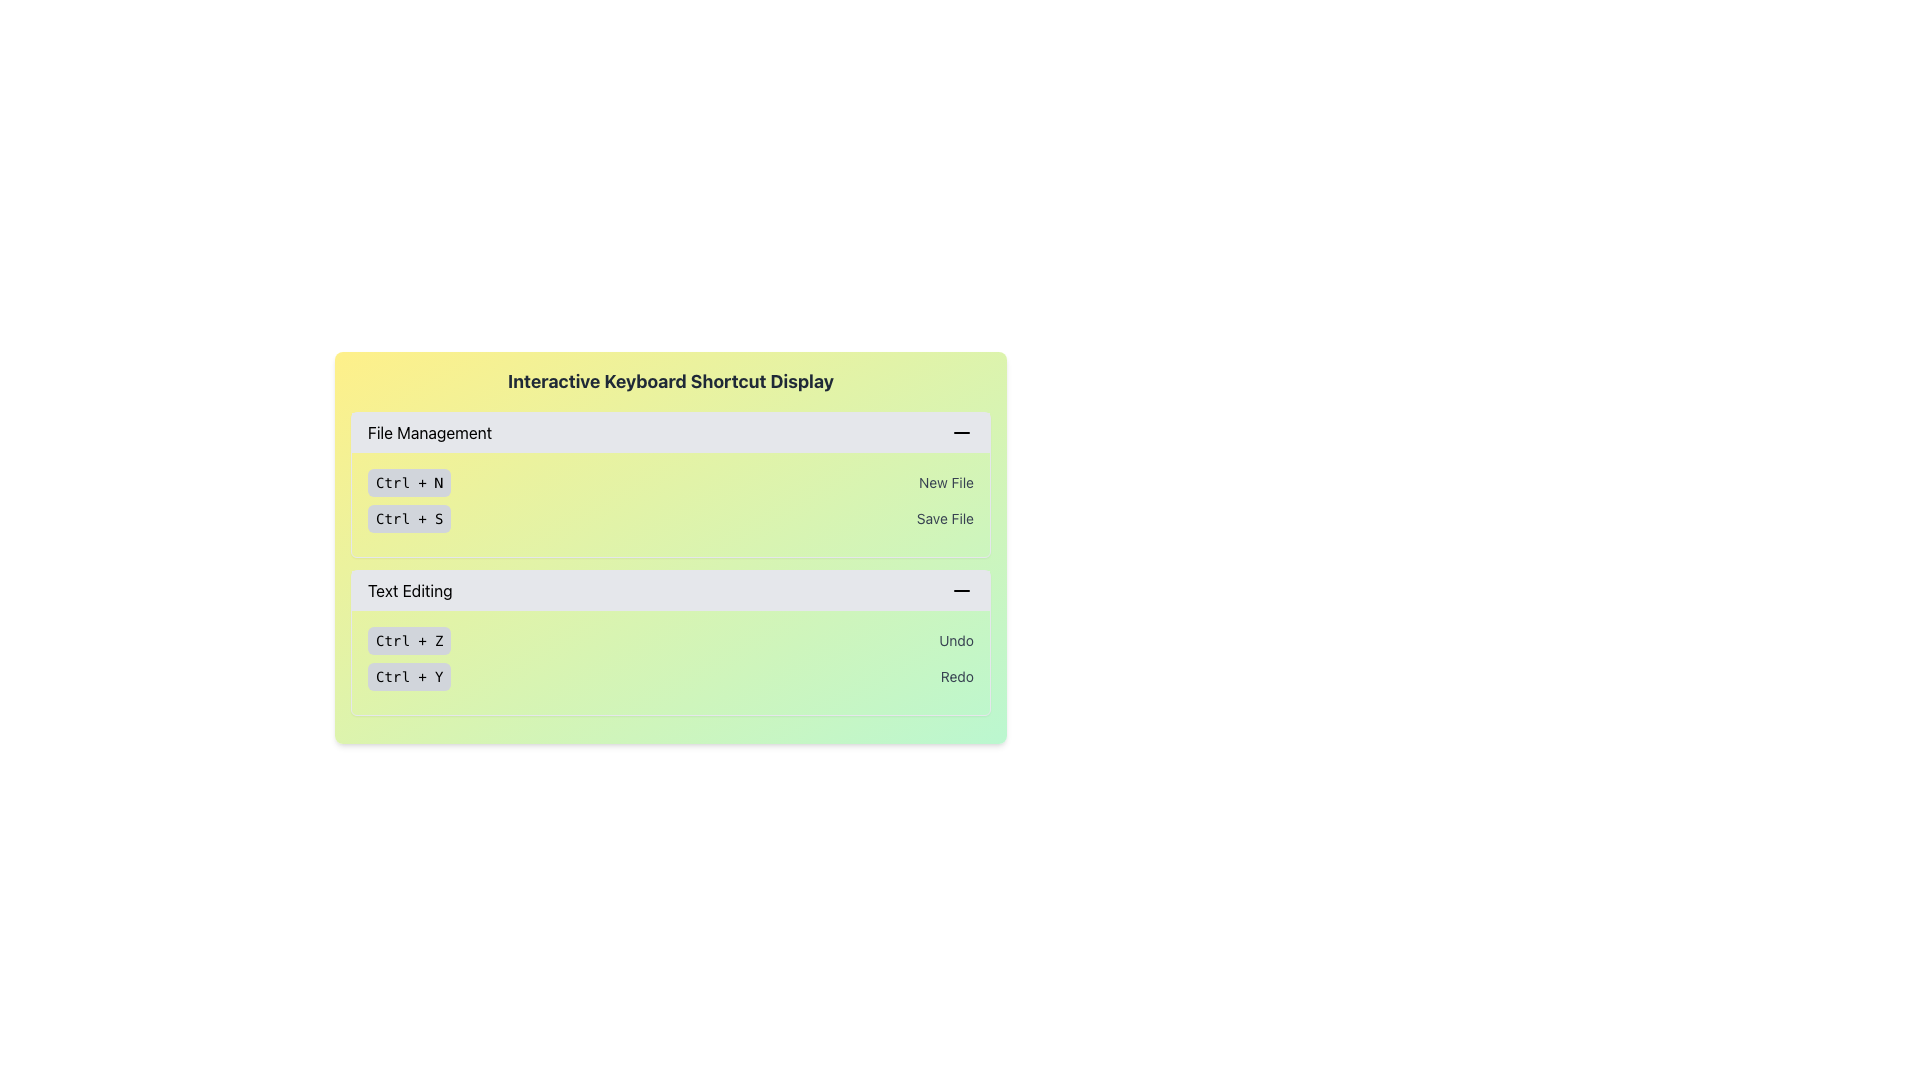 The width and height of the screenshot is (1920, 1080). What do you see at coordinates (408, 640) in the screenshot?
I see `the 'Ctrl + Z' button, which is a small, rounded rectangular button with a light gray background and darker gray border, located in the 'Text Editing' section of the interface` at bounding box center [408, 640].